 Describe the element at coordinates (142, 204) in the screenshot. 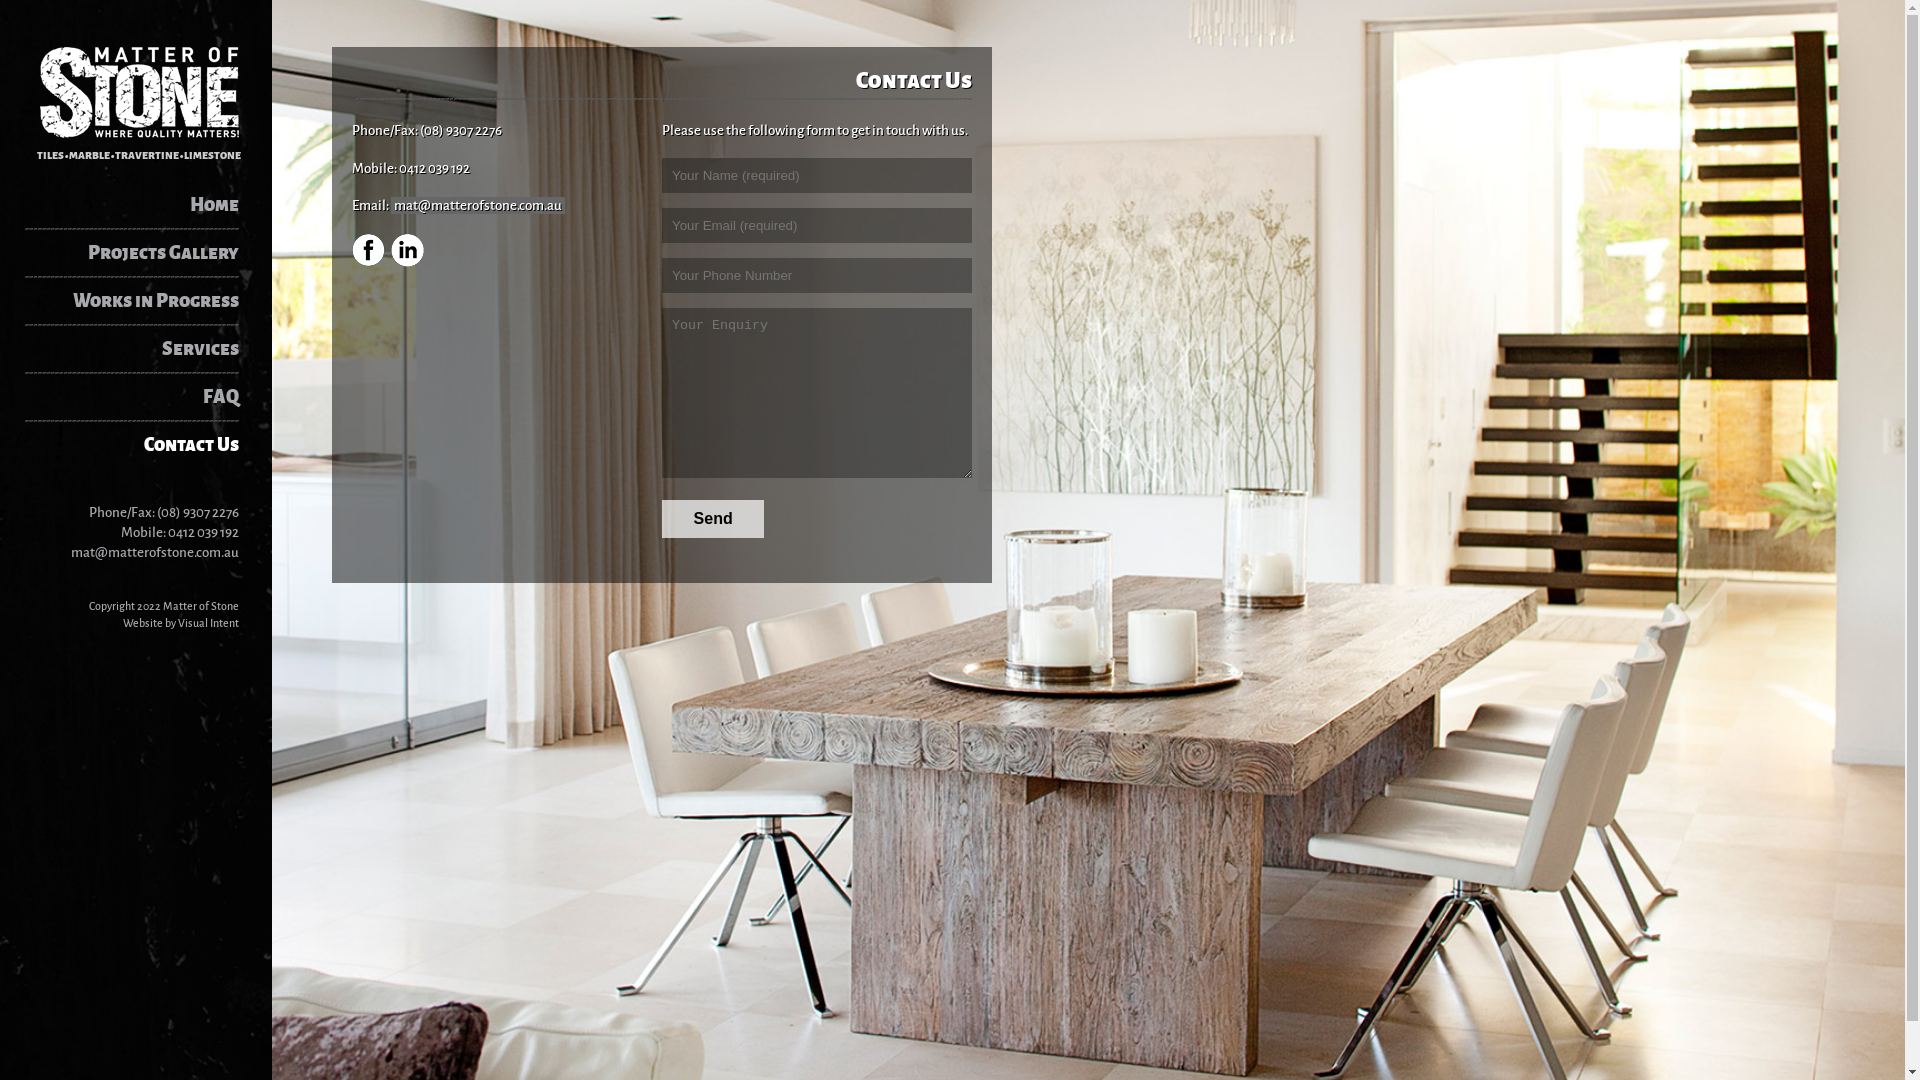

I see `'Home'` at that location.